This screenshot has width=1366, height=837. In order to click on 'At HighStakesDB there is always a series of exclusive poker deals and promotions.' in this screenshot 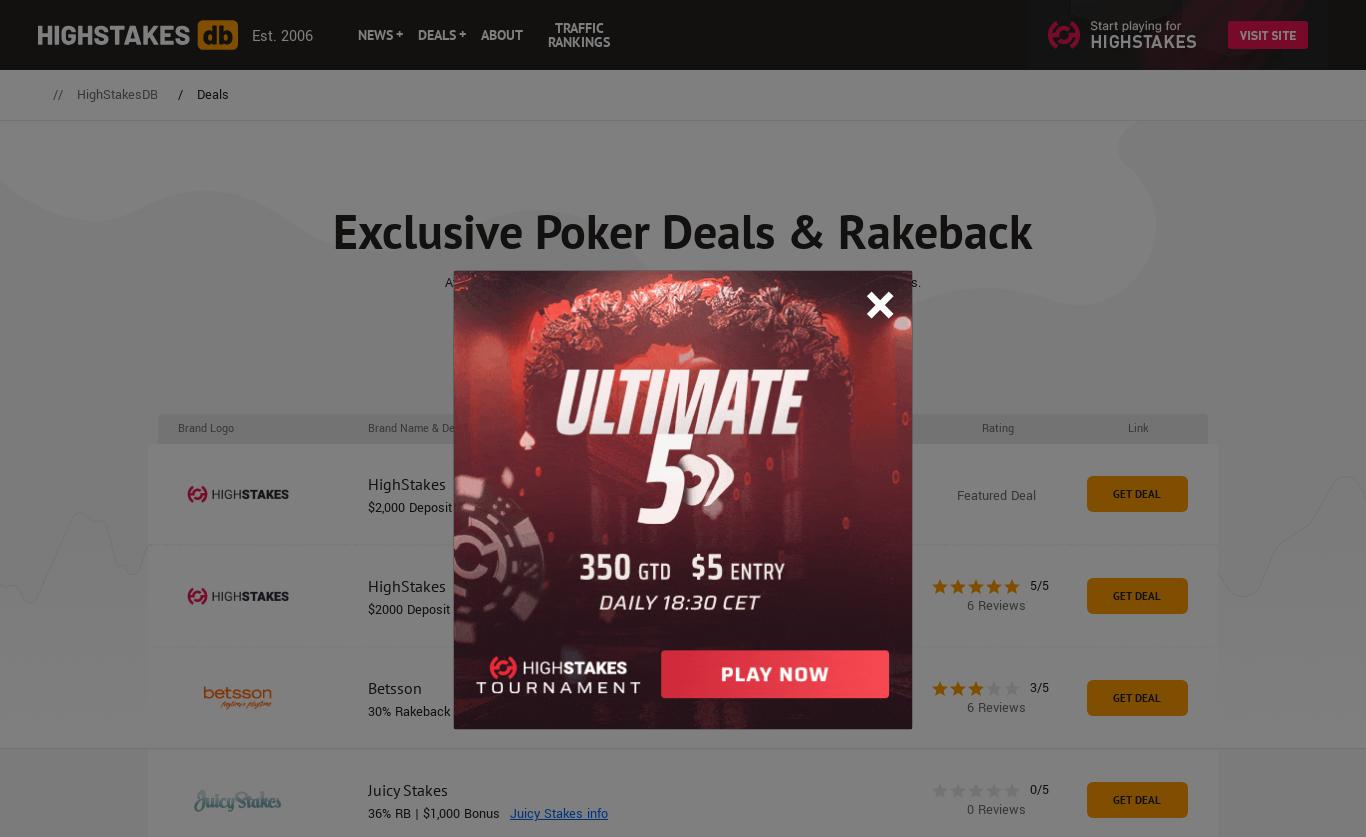, I will do `click(444, 281)`.